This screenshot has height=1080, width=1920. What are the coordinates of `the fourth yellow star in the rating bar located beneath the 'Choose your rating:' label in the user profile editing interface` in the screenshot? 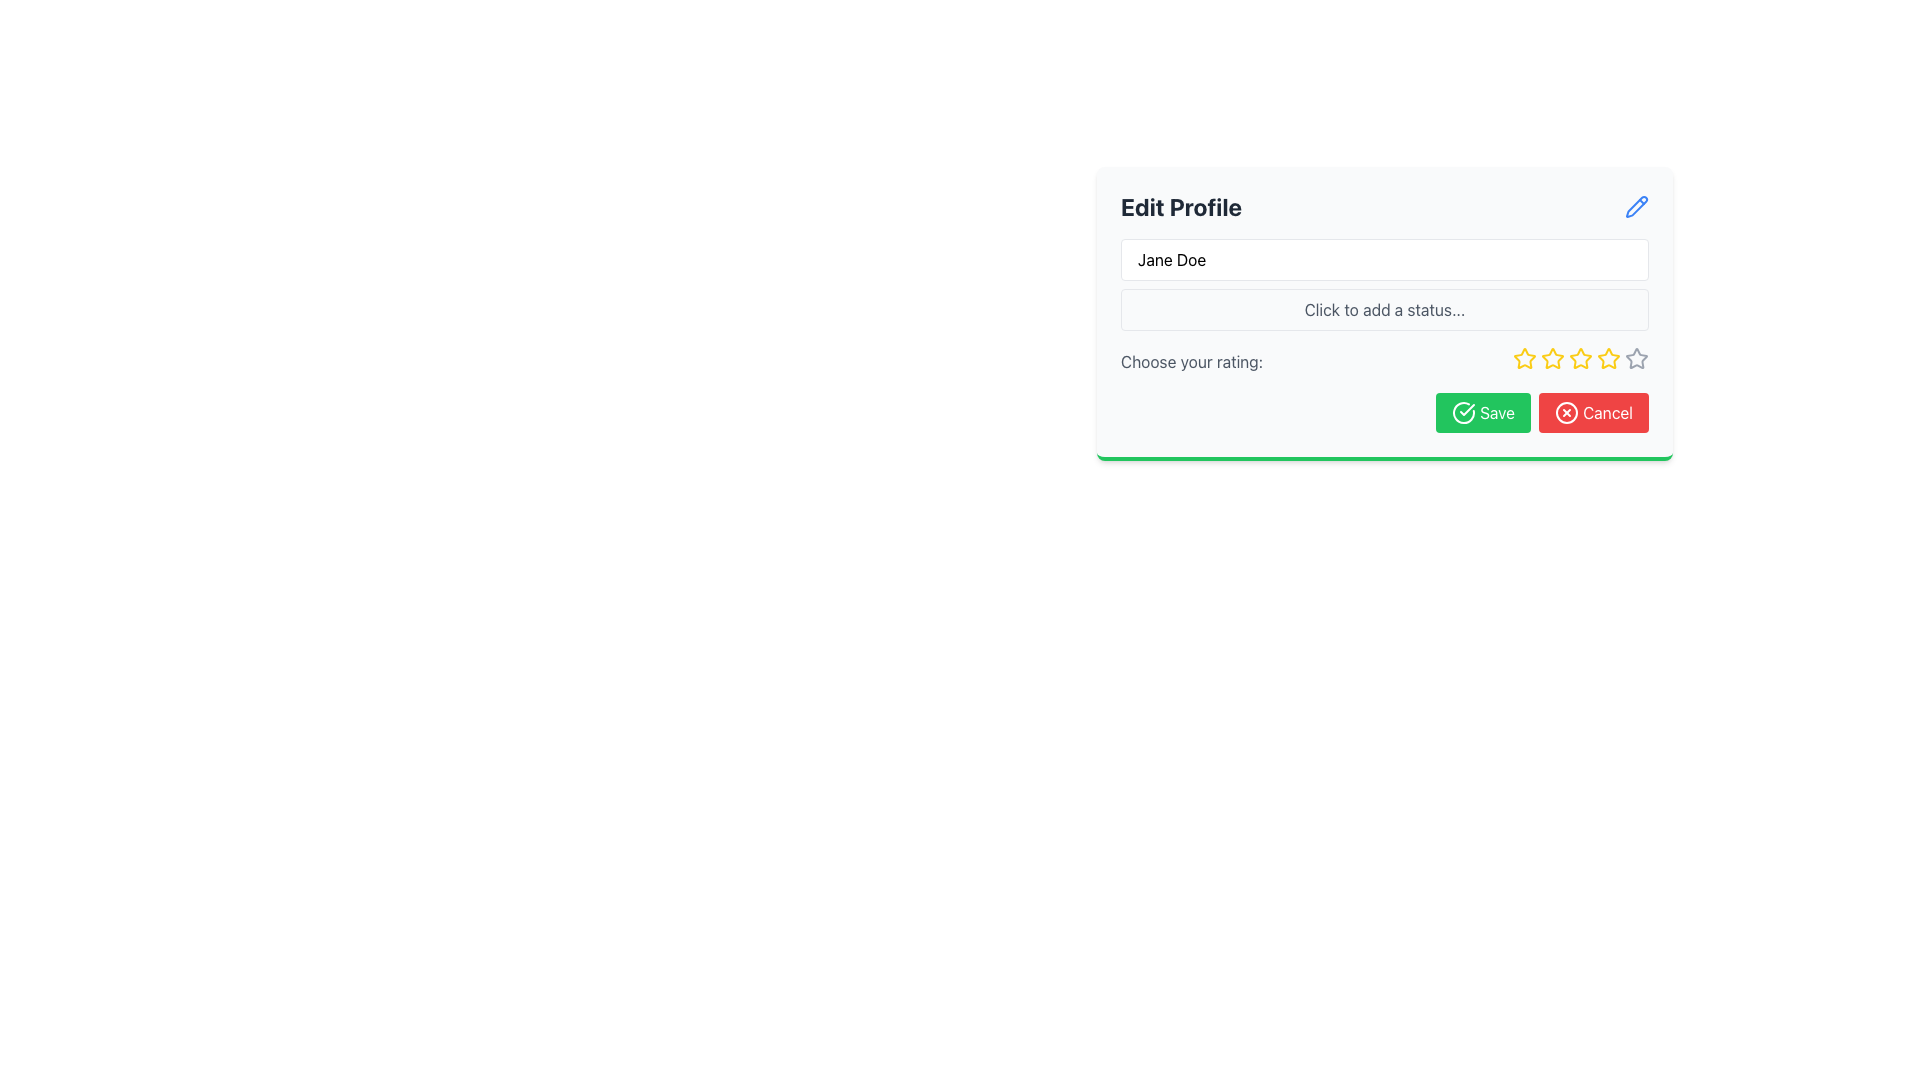 It's located at (1578, 357).